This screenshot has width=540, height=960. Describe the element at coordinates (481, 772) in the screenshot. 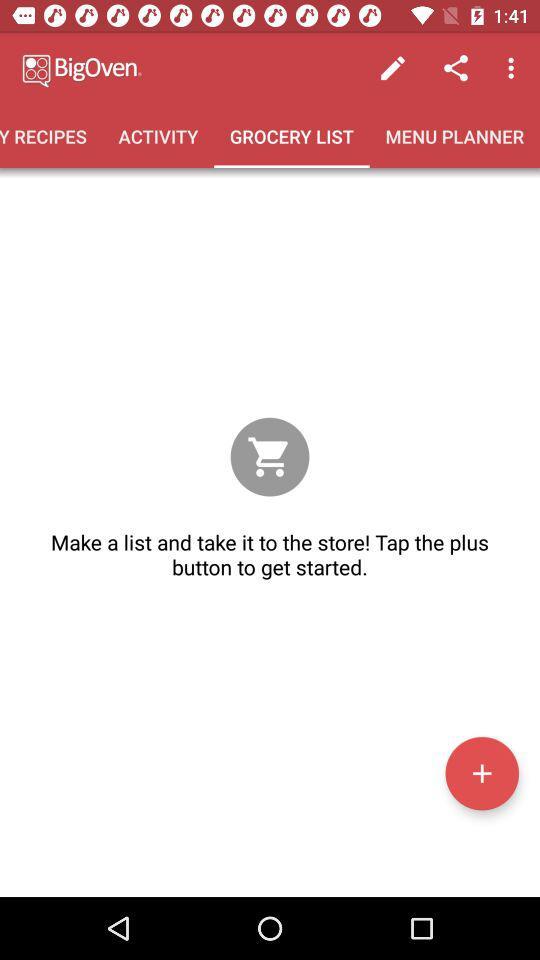

I see `the add icon` at that location.